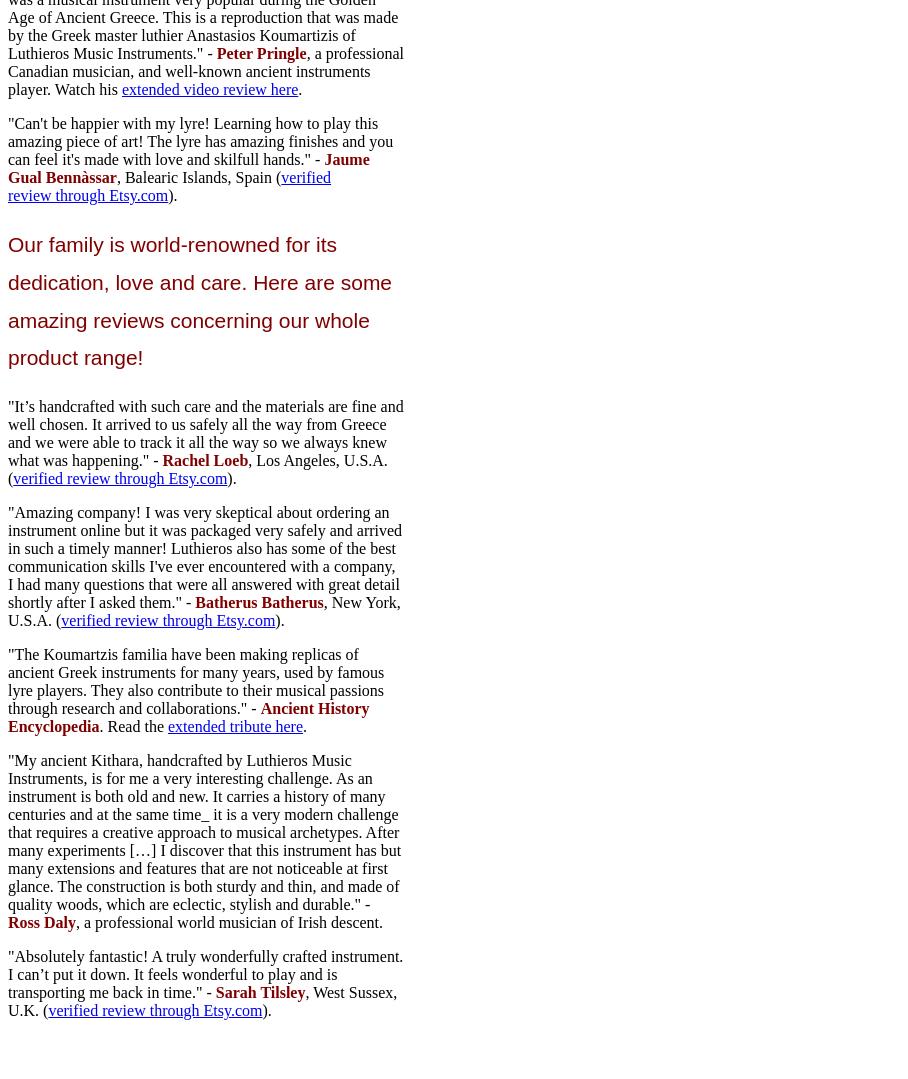 The image size is (908, 1079). What do you see at coordinates (209, 89) in the screenshot?
I see `'extended video review here'` at bounding box center [209, 89].